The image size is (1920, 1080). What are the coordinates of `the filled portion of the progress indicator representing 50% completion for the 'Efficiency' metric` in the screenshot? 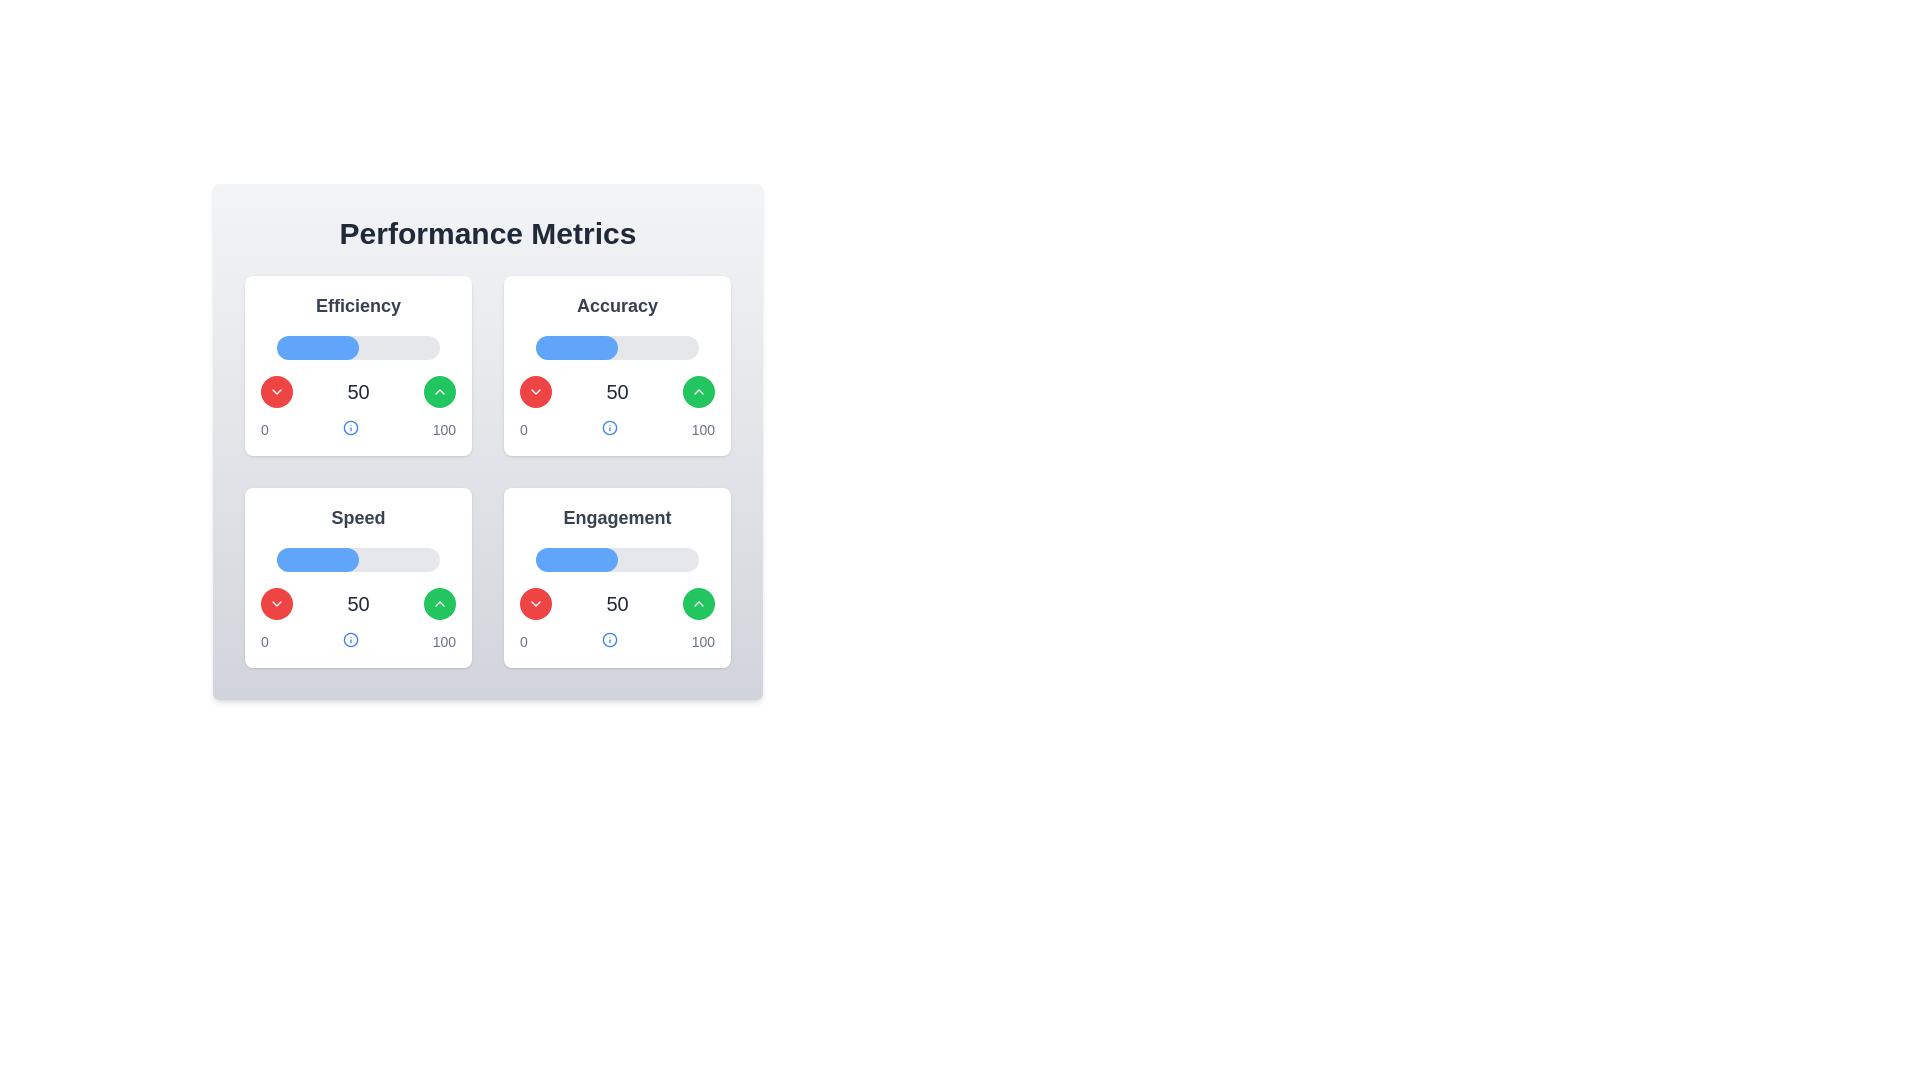 It's located at (316, 346).